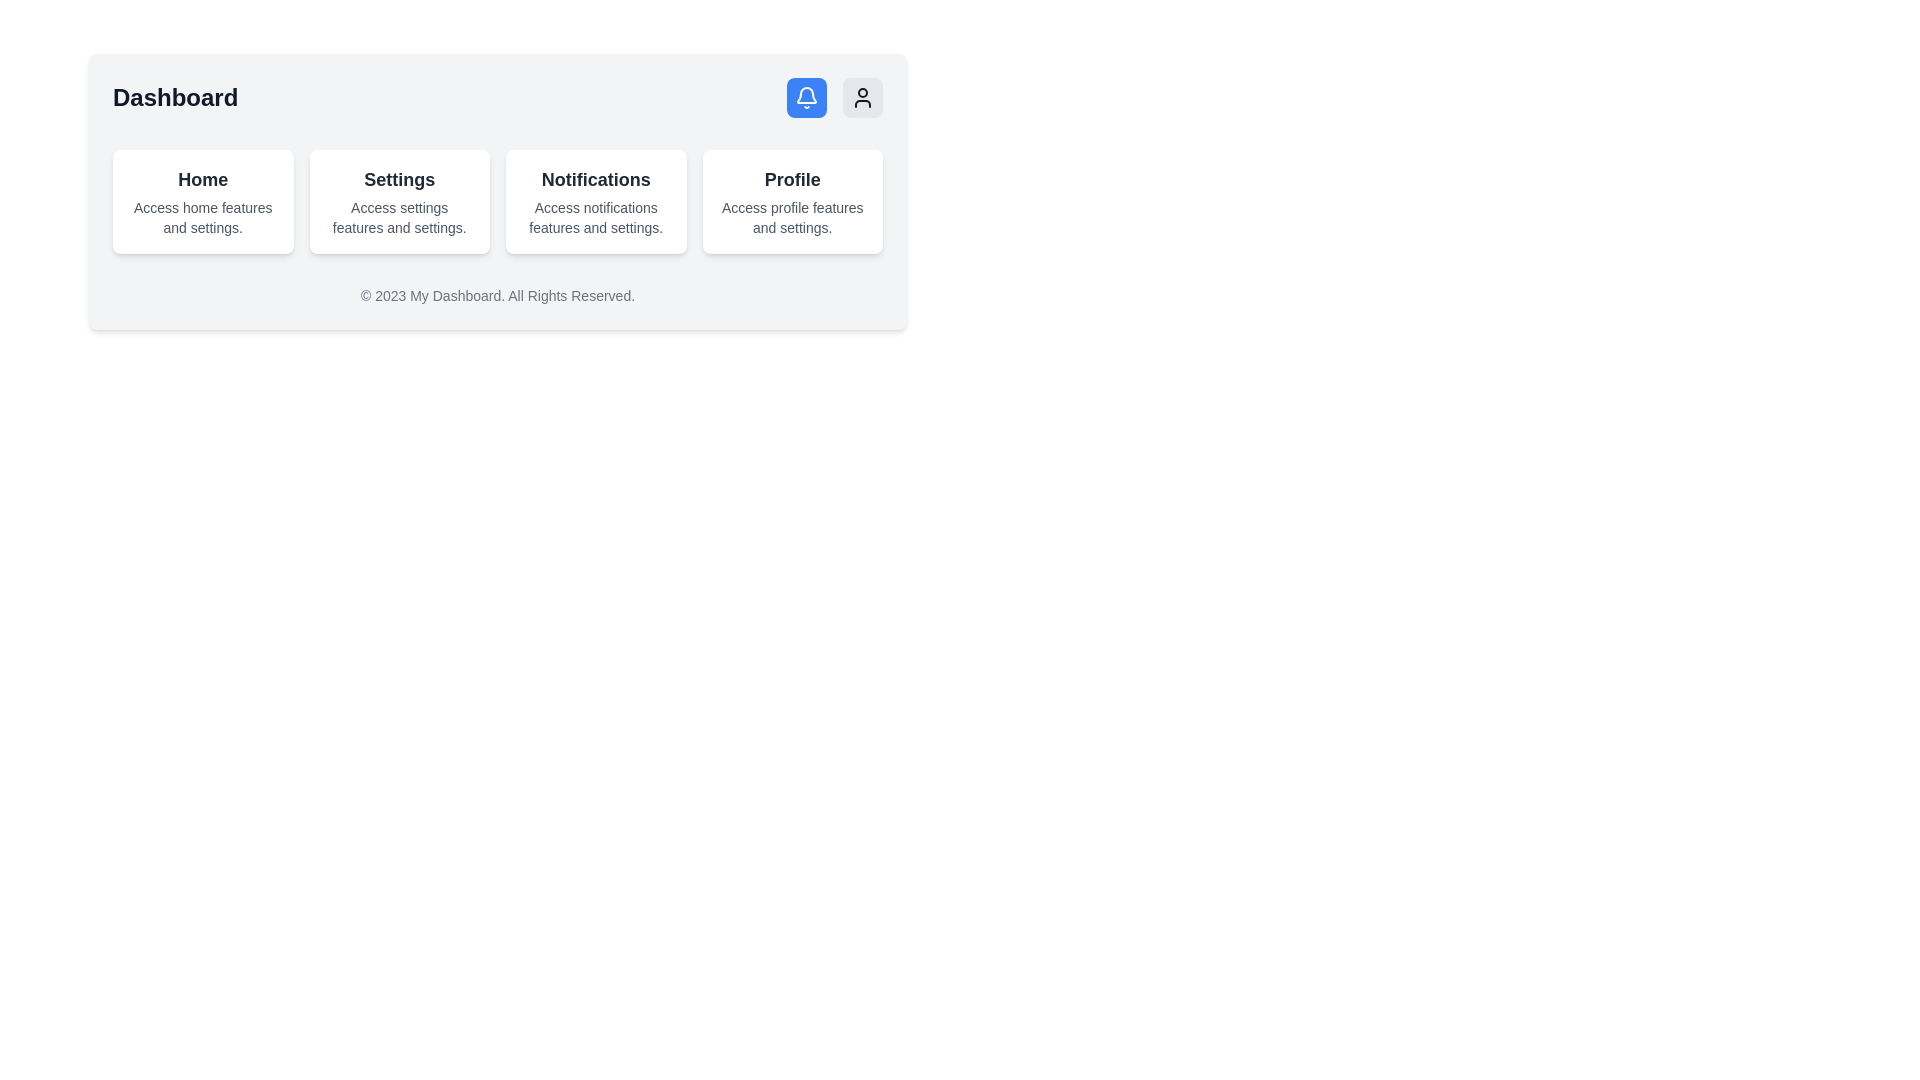  What do you see at coordinates (203, 180) in the screenshot?
I see `the 'Home' text label, which is prominently displayed as the title for the 'Home' card at the top center of a white box with rounded corners and shadows` at bounding box center [203, 180].